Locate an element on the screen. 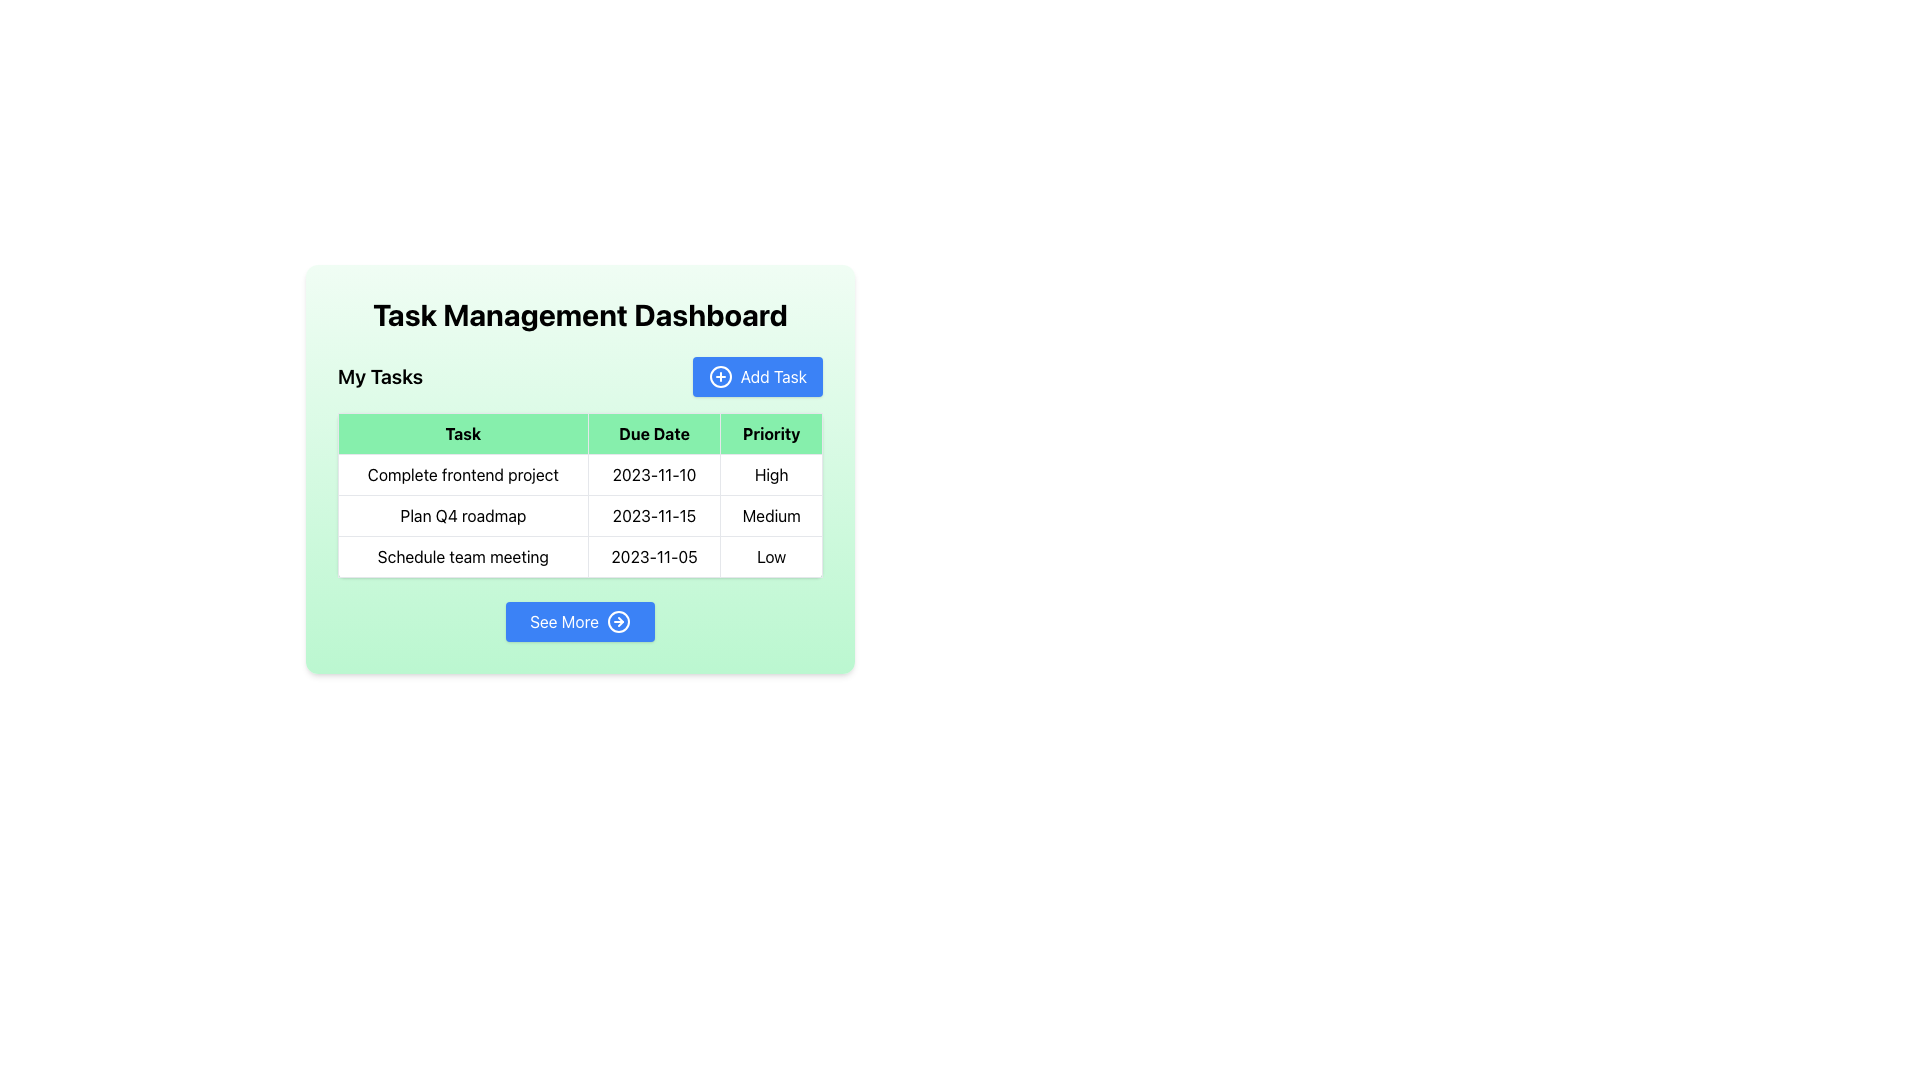  the table cell containing the text 'Complete frontend project', which is the first cell in the first row under the 'Task' column in the task management interface is located at coordinates (462, 474).